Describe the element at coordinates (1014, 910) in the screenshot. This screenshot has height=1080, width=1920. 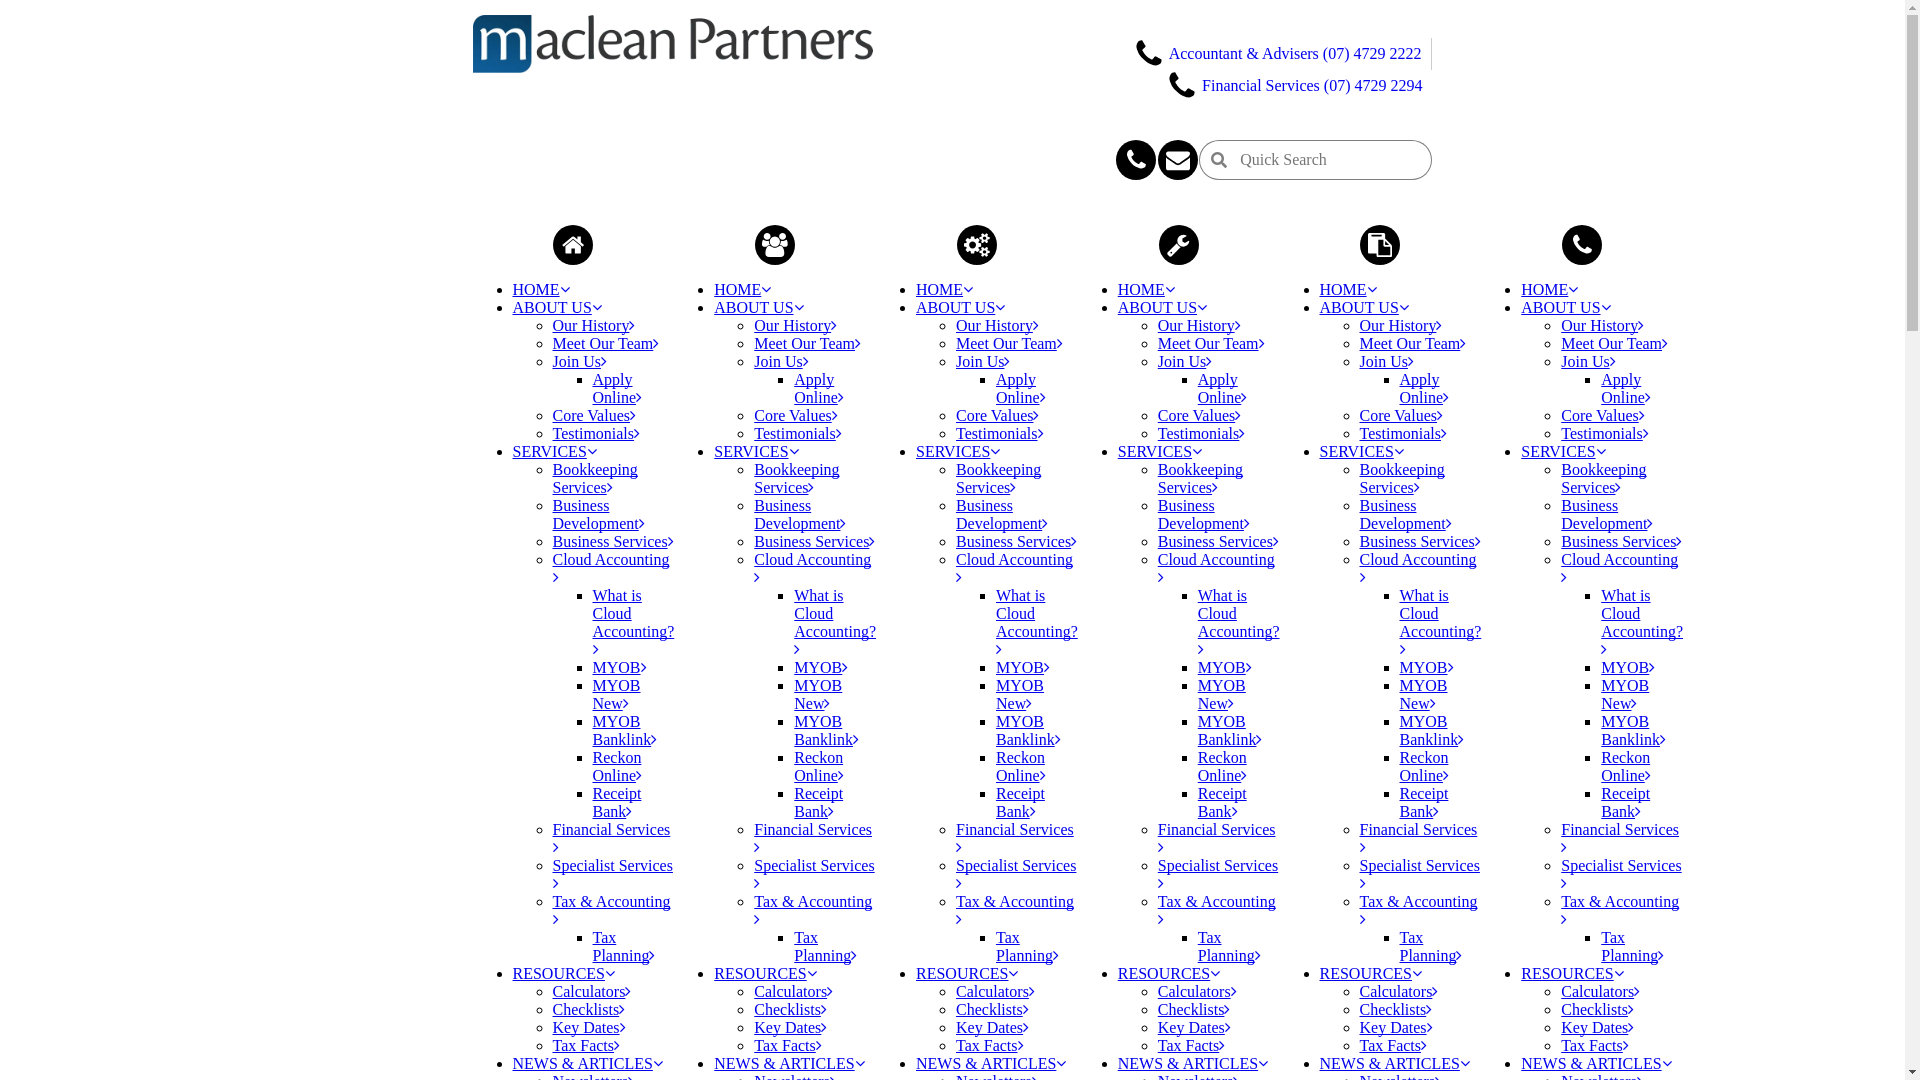
I see `'Tax & Accounting'` at that location.